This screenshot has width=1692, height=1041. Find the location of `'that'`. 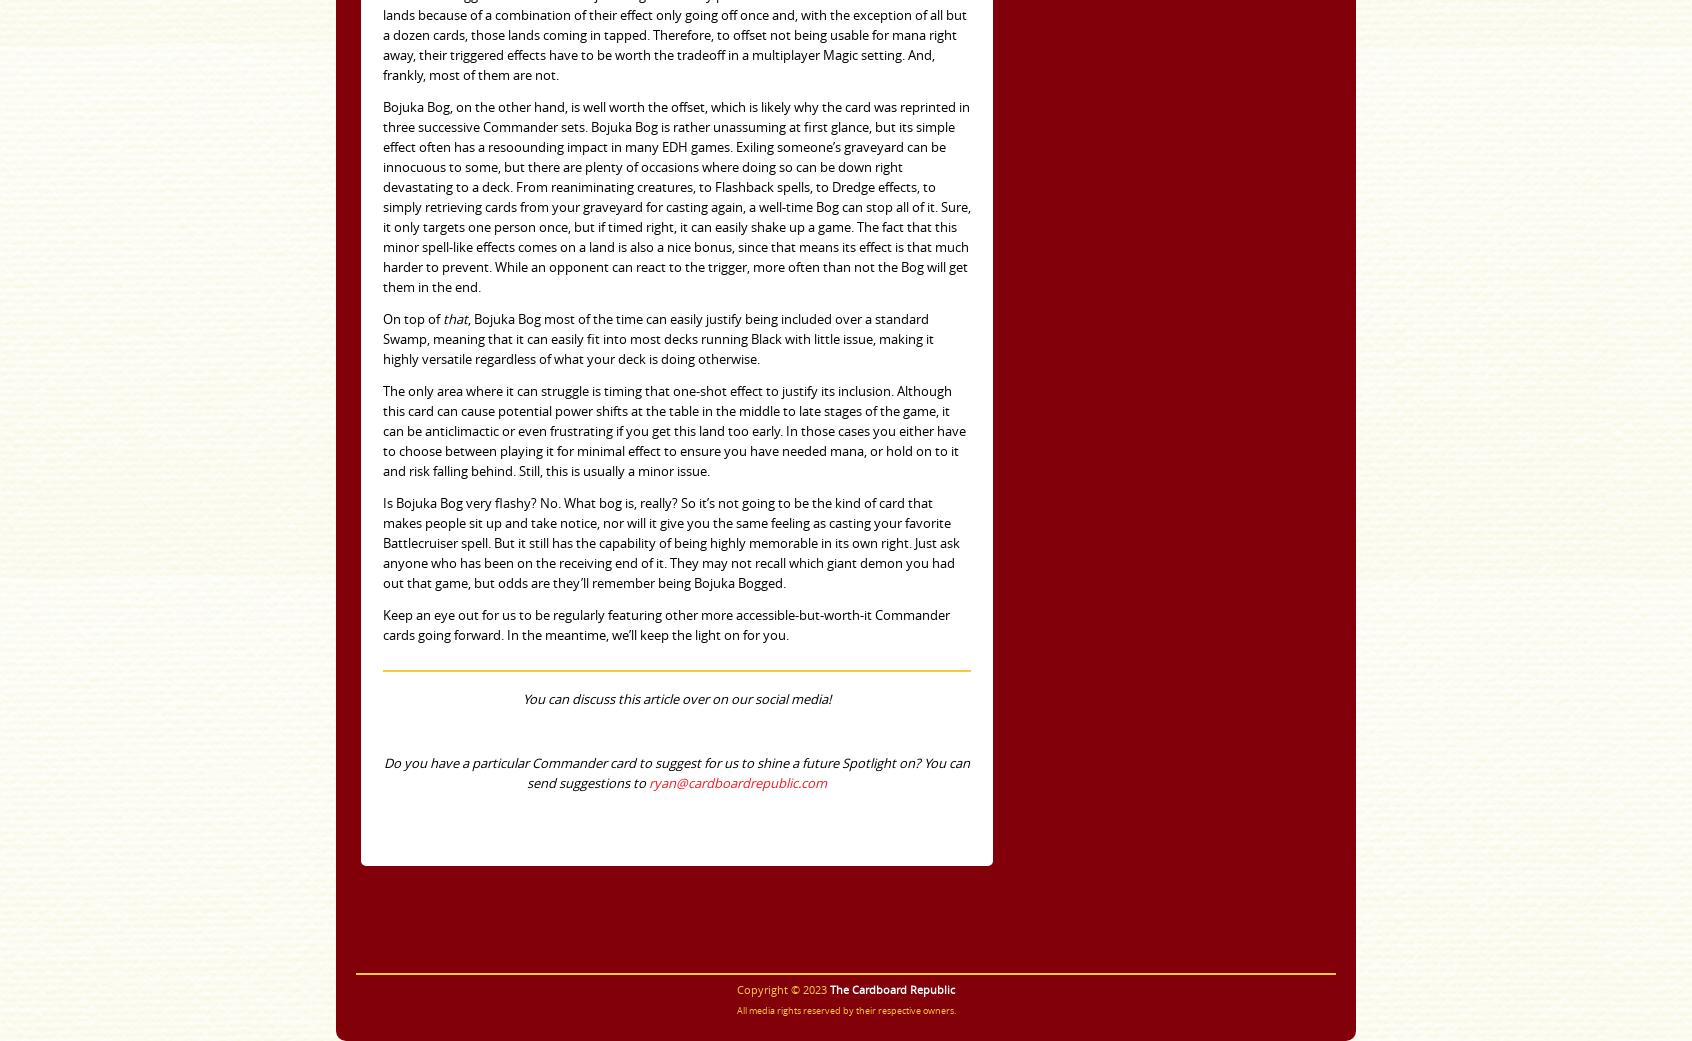

'that' is located at coordinates (454, 319).